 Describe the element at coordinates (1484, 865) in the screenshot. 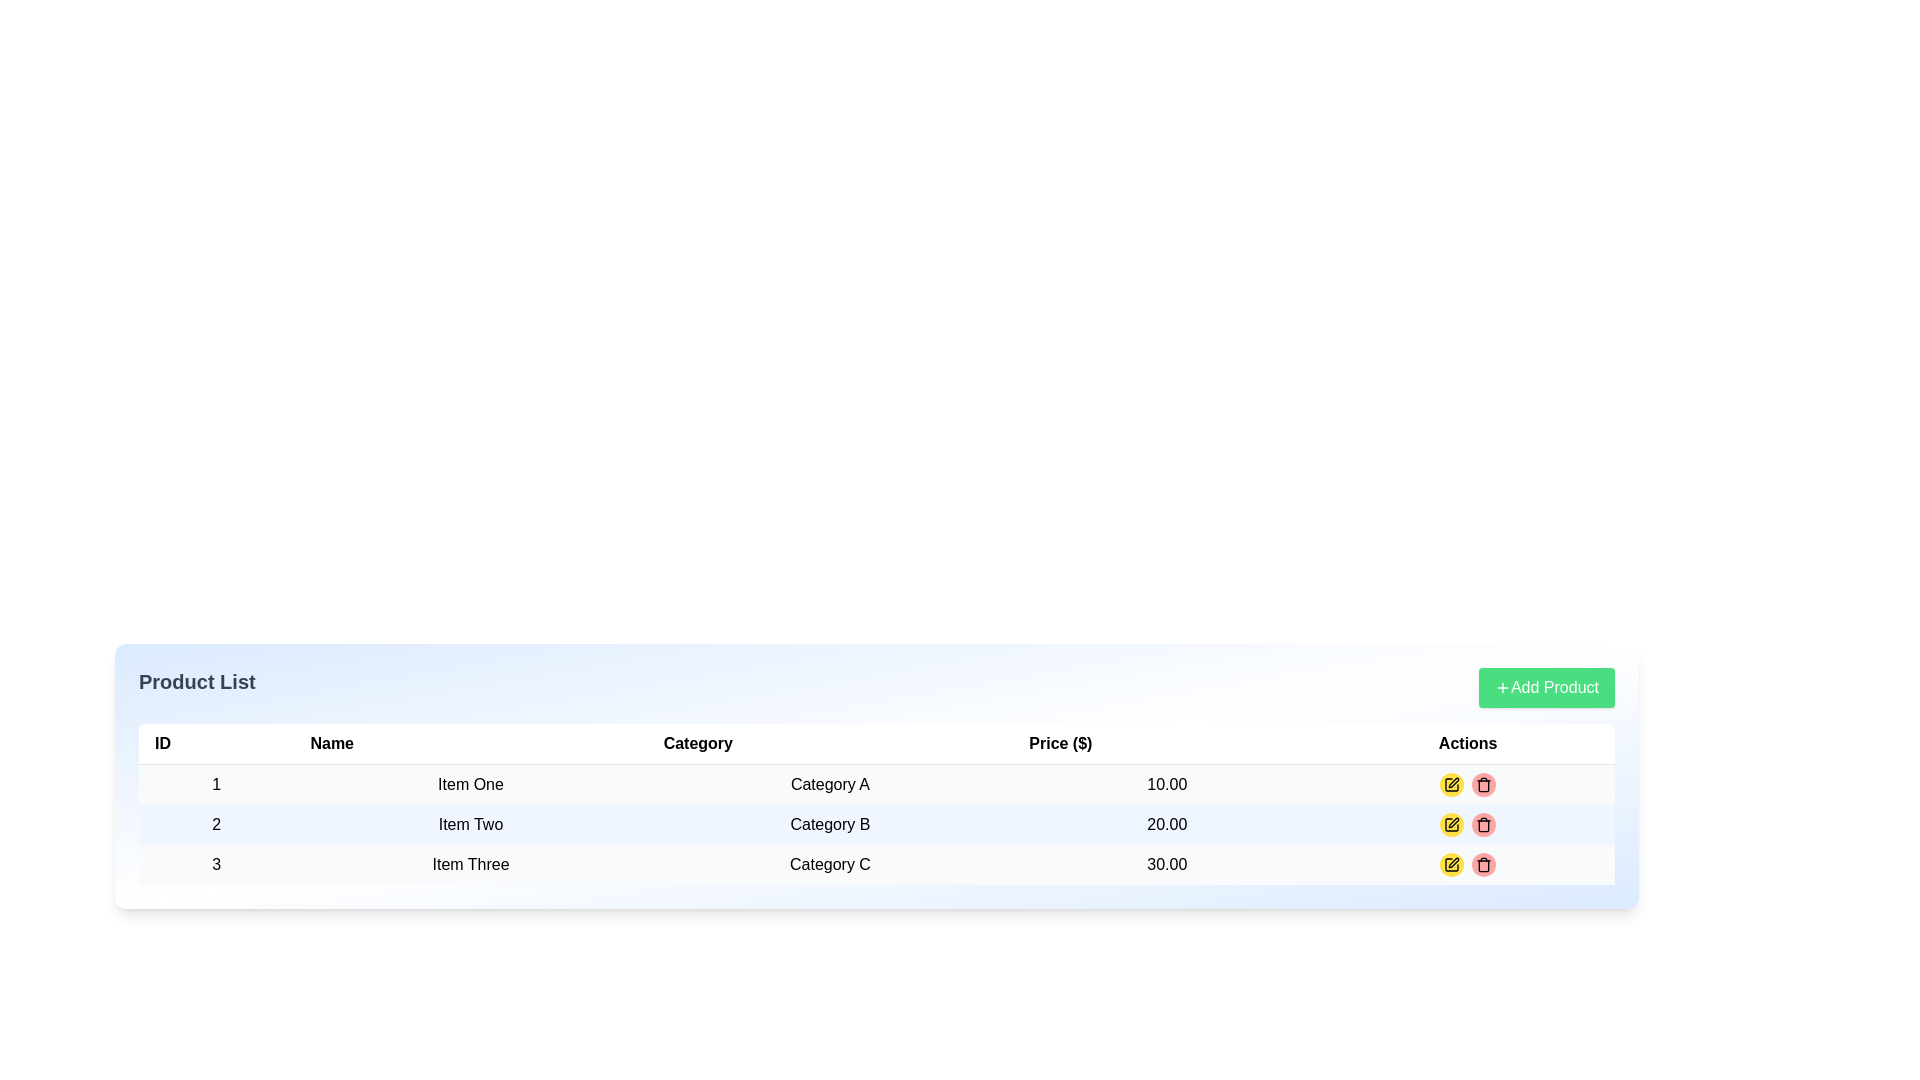

I see `the trash bin icon located in the 'Actions' column adjacent to 'Item Three', which has a rectangular base and a lid shape on top` at that location.